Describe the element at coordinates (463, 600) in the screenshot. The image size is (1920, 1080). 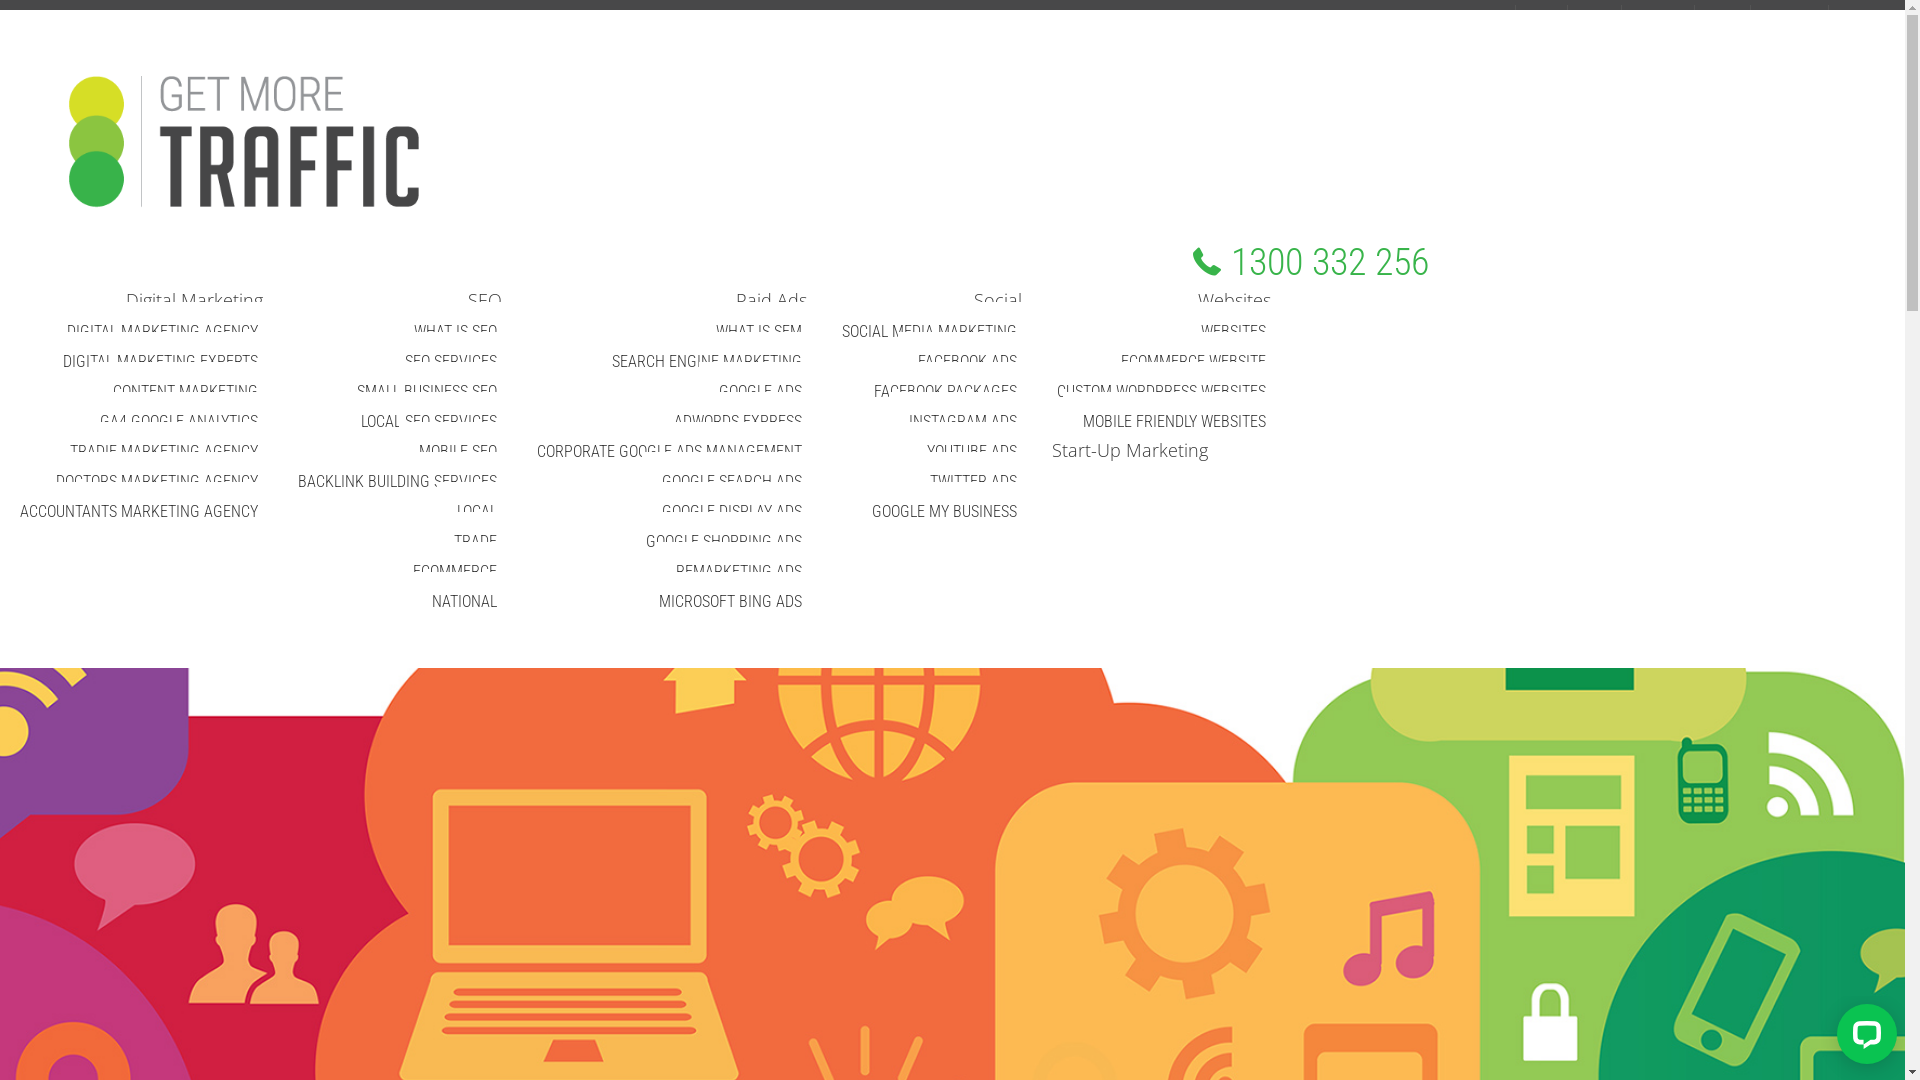
I see `'NATIONAL'` at that location.